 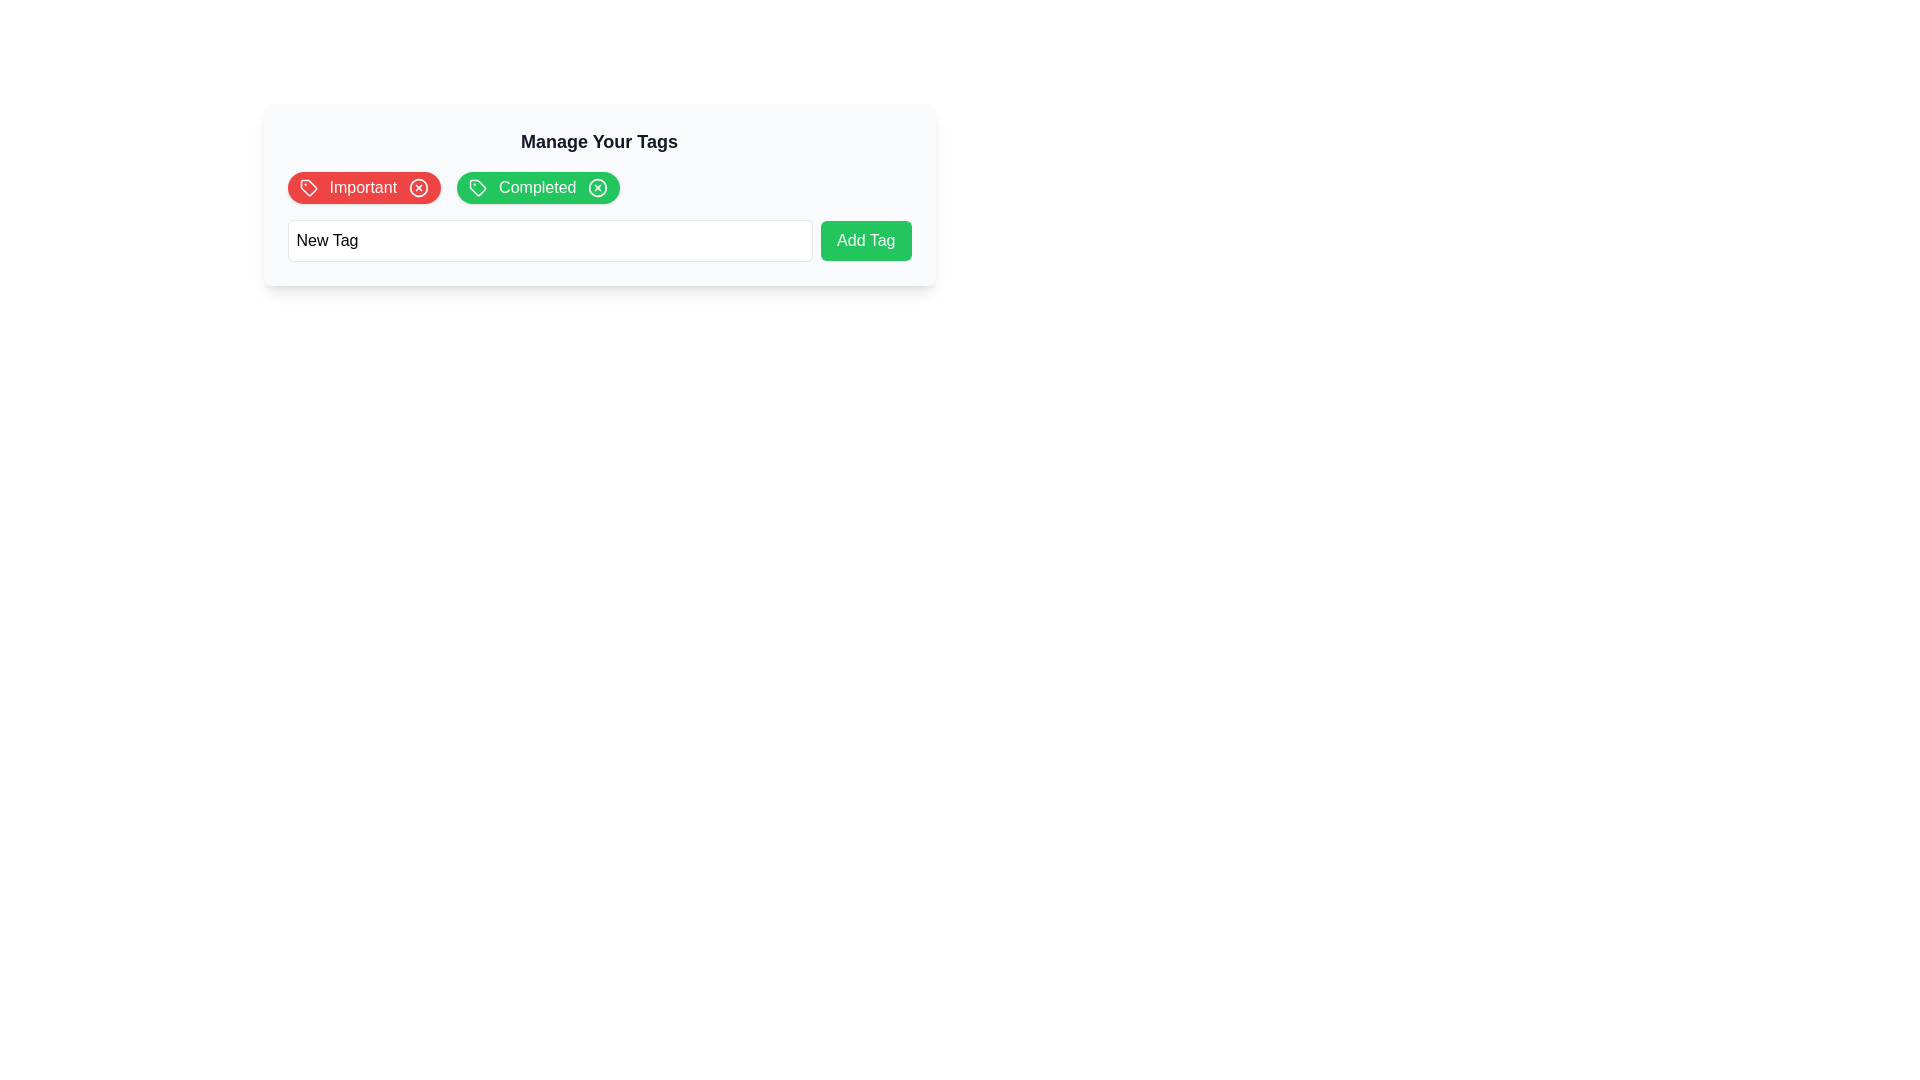 I want to click on the close button of the tag named Important to remove it, so click(x=418, y=188).